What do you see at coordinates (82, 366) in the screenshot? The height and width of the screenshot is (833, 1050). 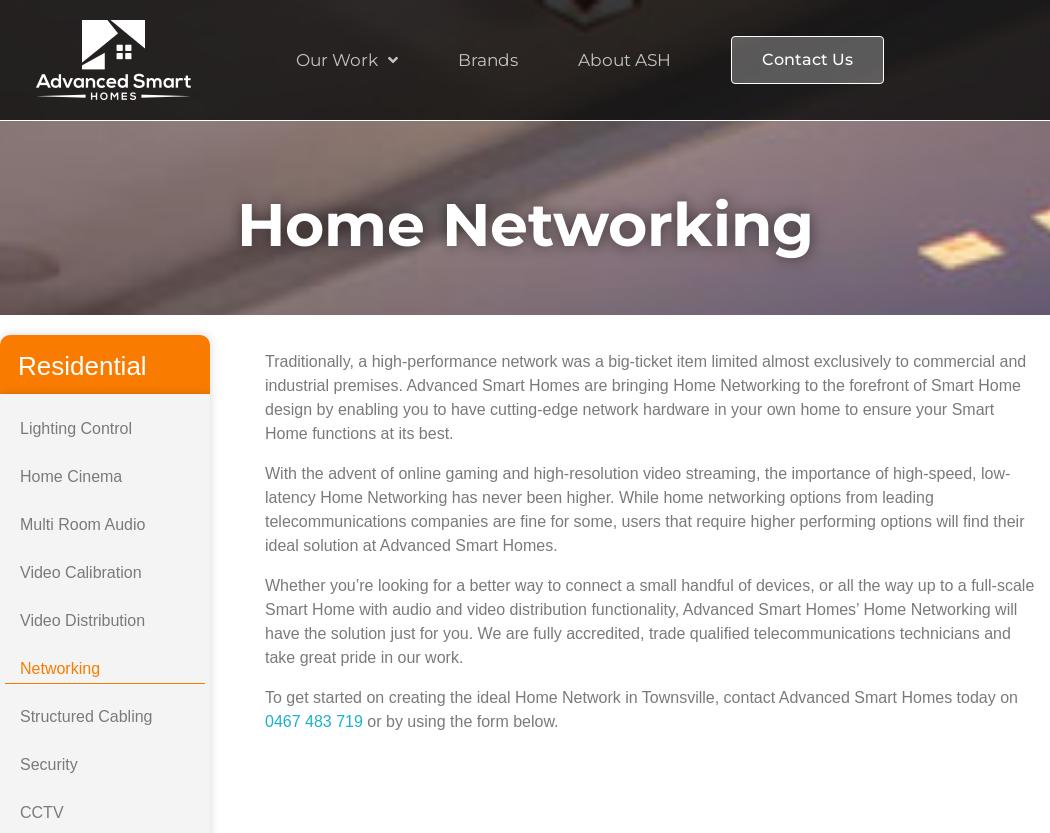 I see `'Residential'` at bounding box center [82, 366].